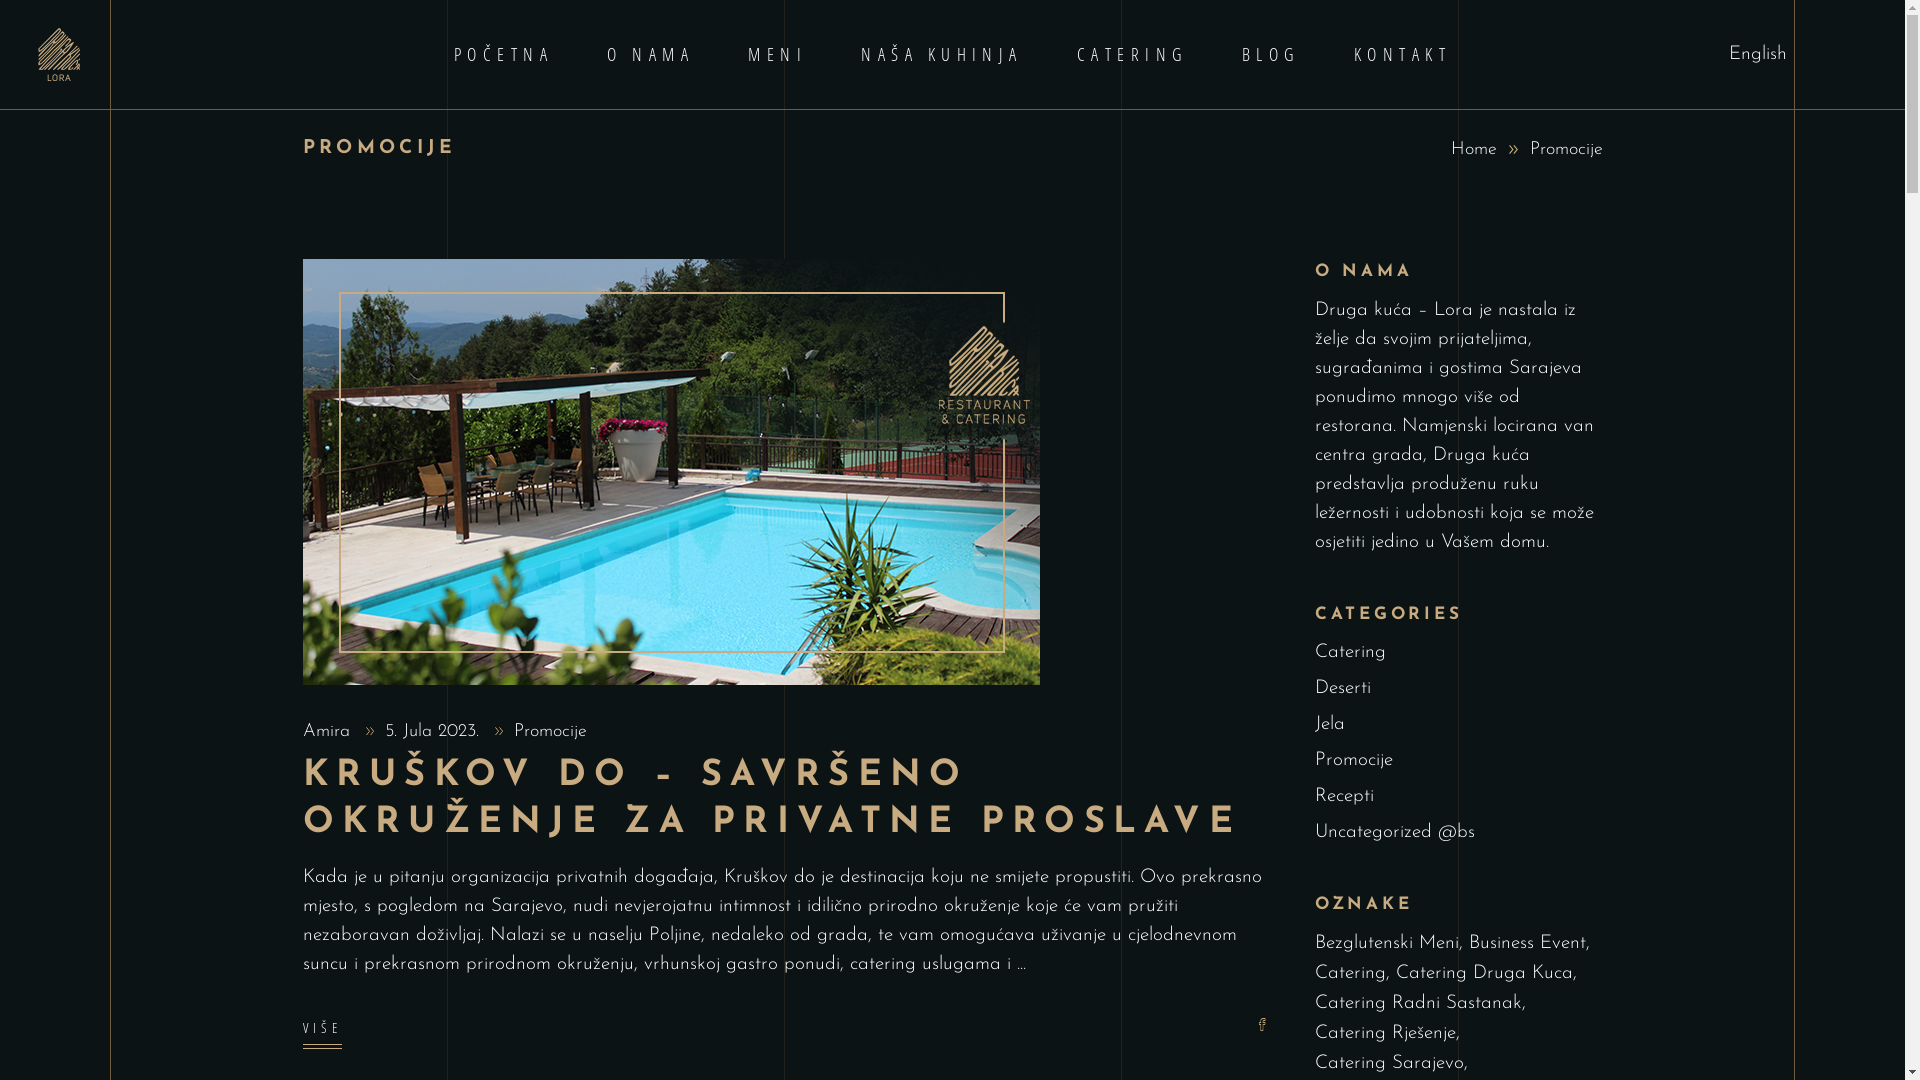 This screenshot has width=1920, height=1080. I want to click on 'Business Event', so click(1528, 943).